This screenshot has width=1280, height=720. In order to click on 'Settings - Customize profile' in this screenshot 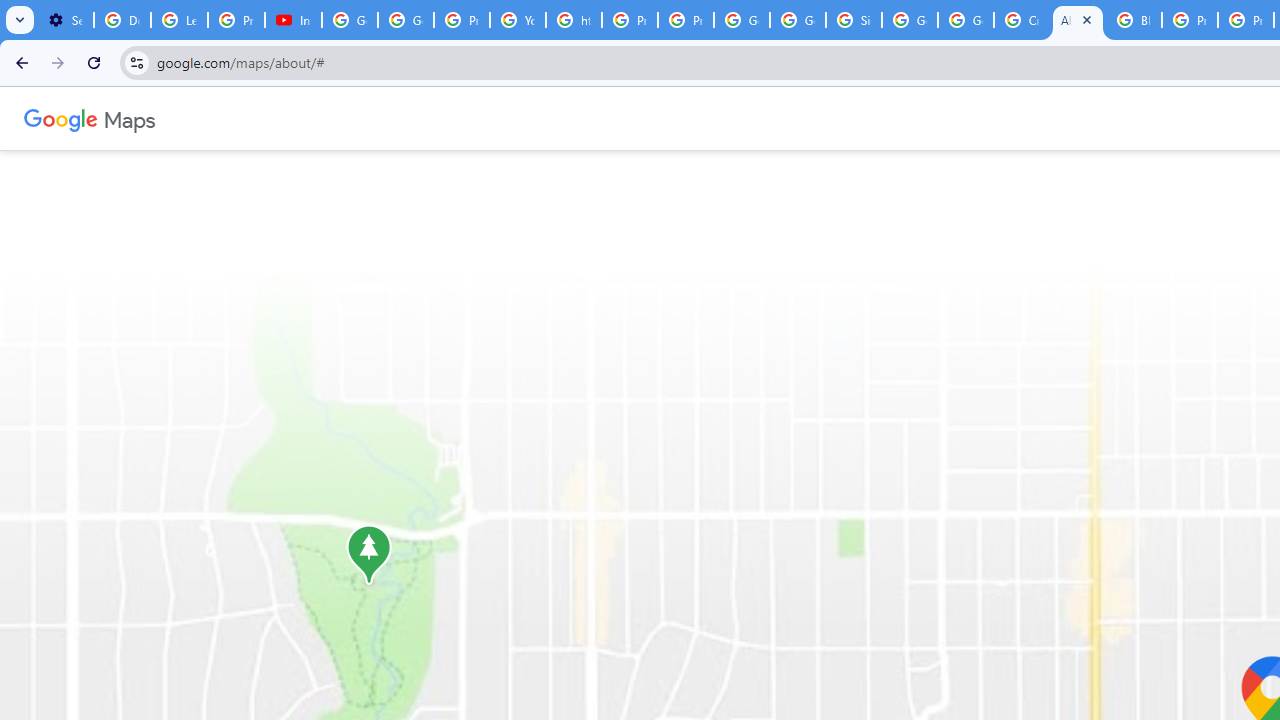, I will do `click(65, 20)`.